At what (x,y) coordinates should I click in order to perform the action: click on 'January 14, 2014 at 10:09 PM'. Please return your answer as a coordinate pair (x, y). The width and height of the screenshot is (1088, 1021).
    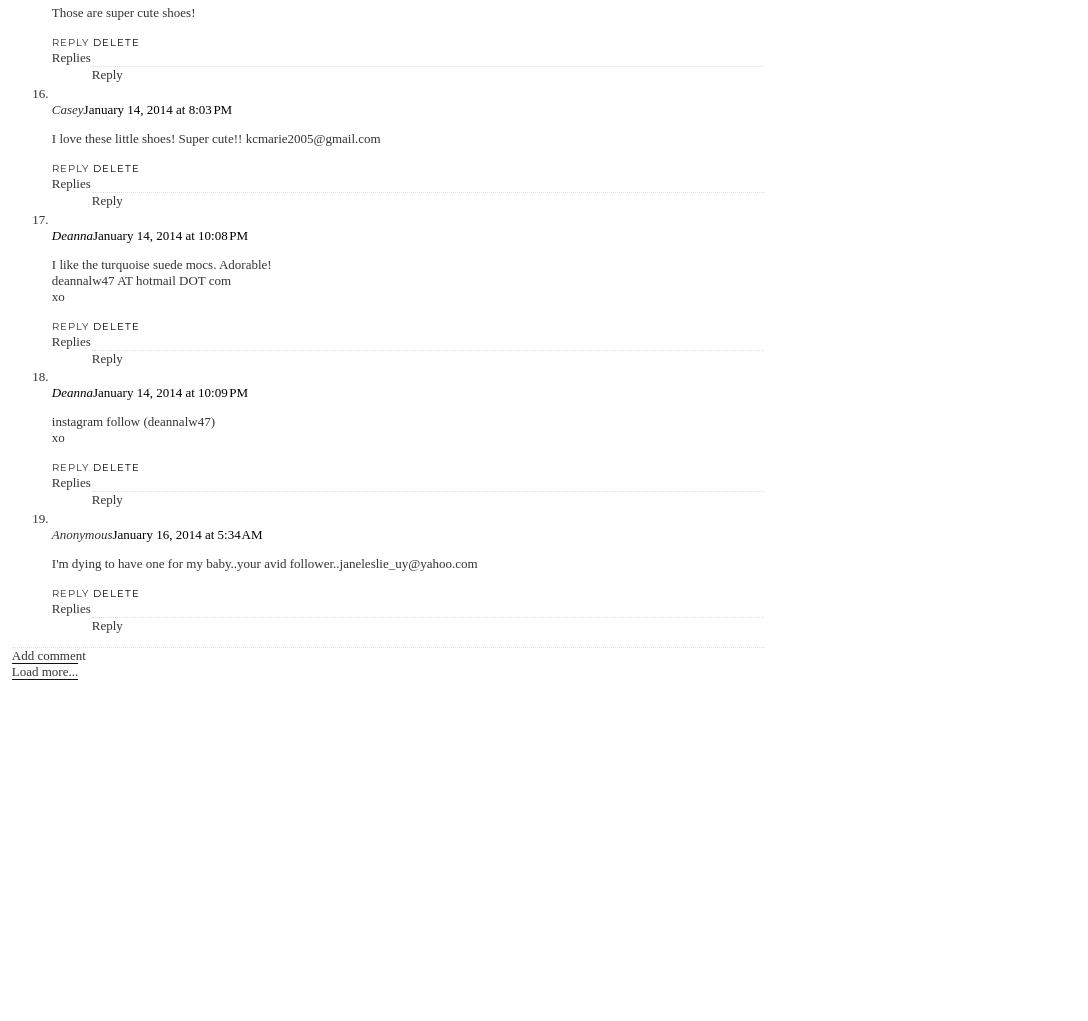
    Looking at the image, I should click on (92, 392).